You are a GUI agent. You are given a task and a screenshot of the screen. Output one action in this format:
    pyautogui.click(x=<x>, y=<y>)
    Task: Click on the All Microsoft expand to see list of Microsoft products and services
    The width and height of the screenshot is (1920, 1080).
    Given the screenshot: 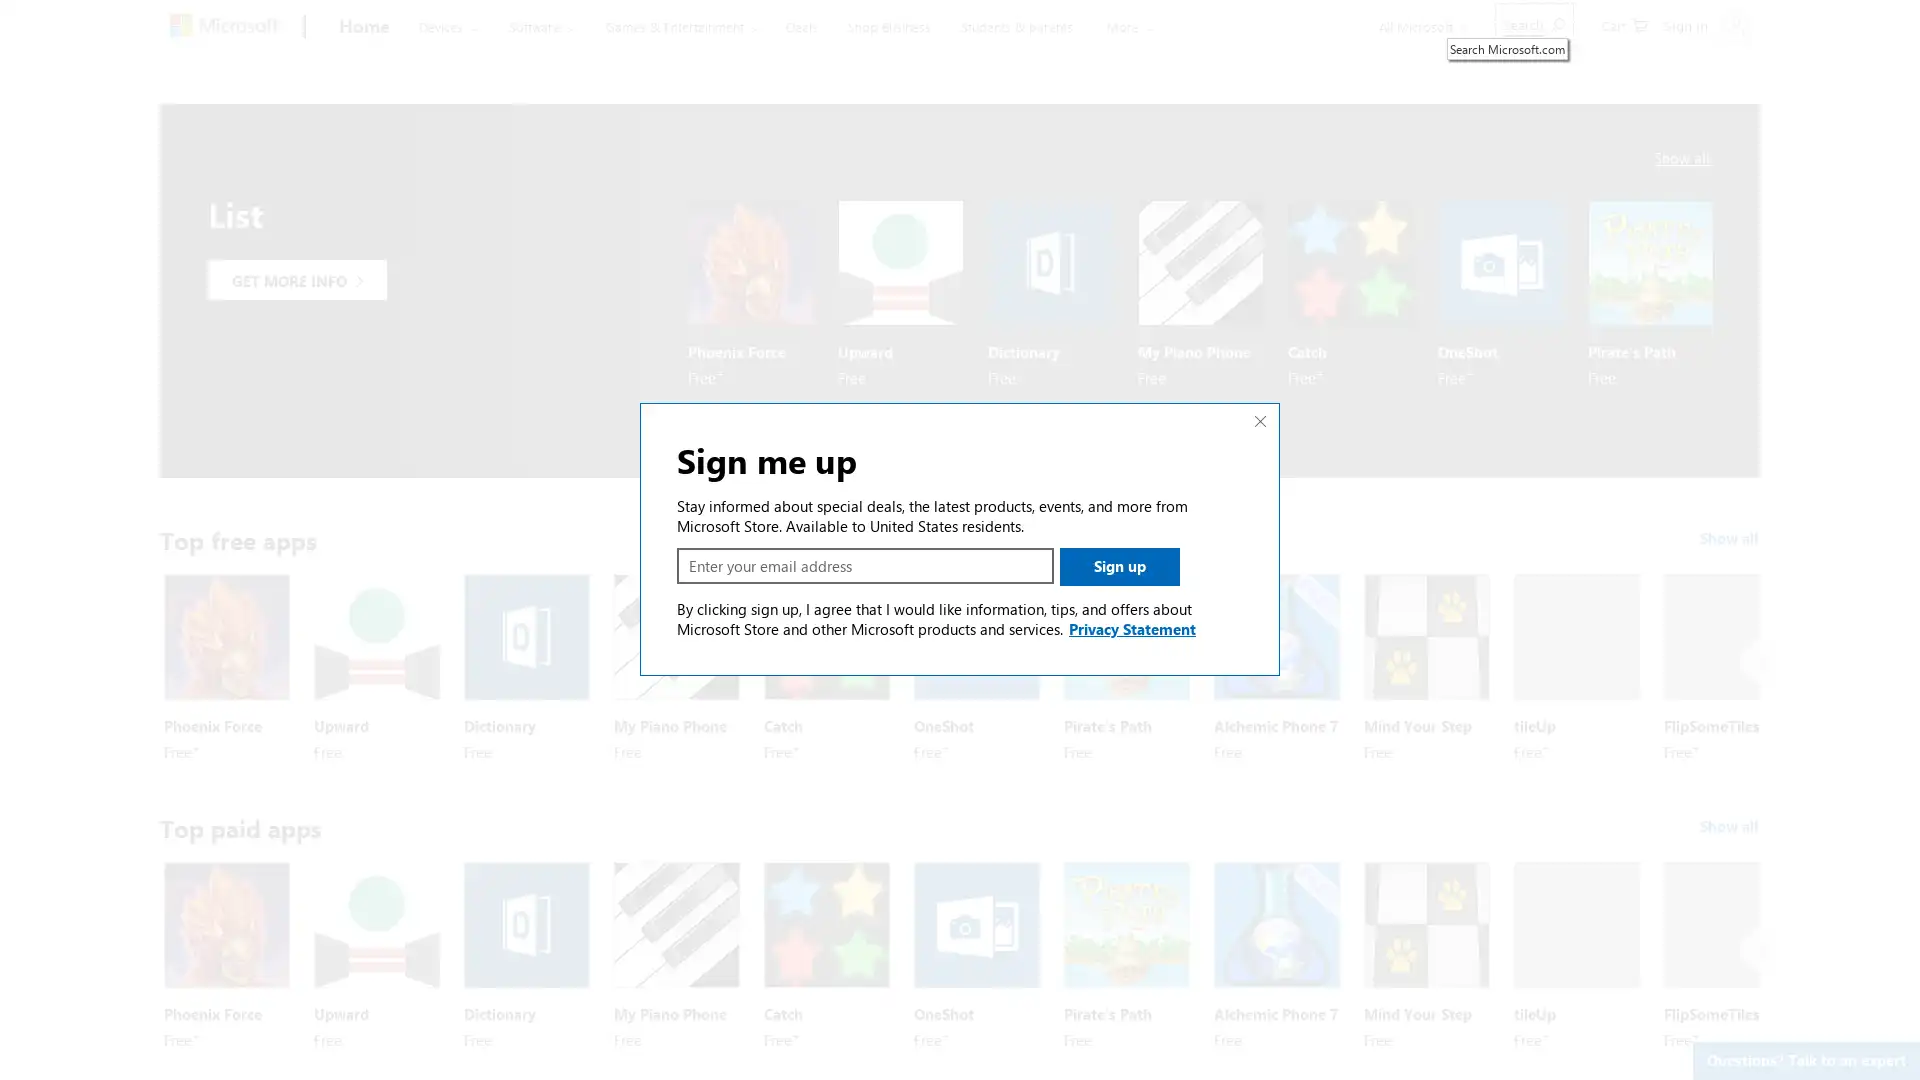 What is the action you would take?
    pyautogui.click(x=1419, y=26)
    